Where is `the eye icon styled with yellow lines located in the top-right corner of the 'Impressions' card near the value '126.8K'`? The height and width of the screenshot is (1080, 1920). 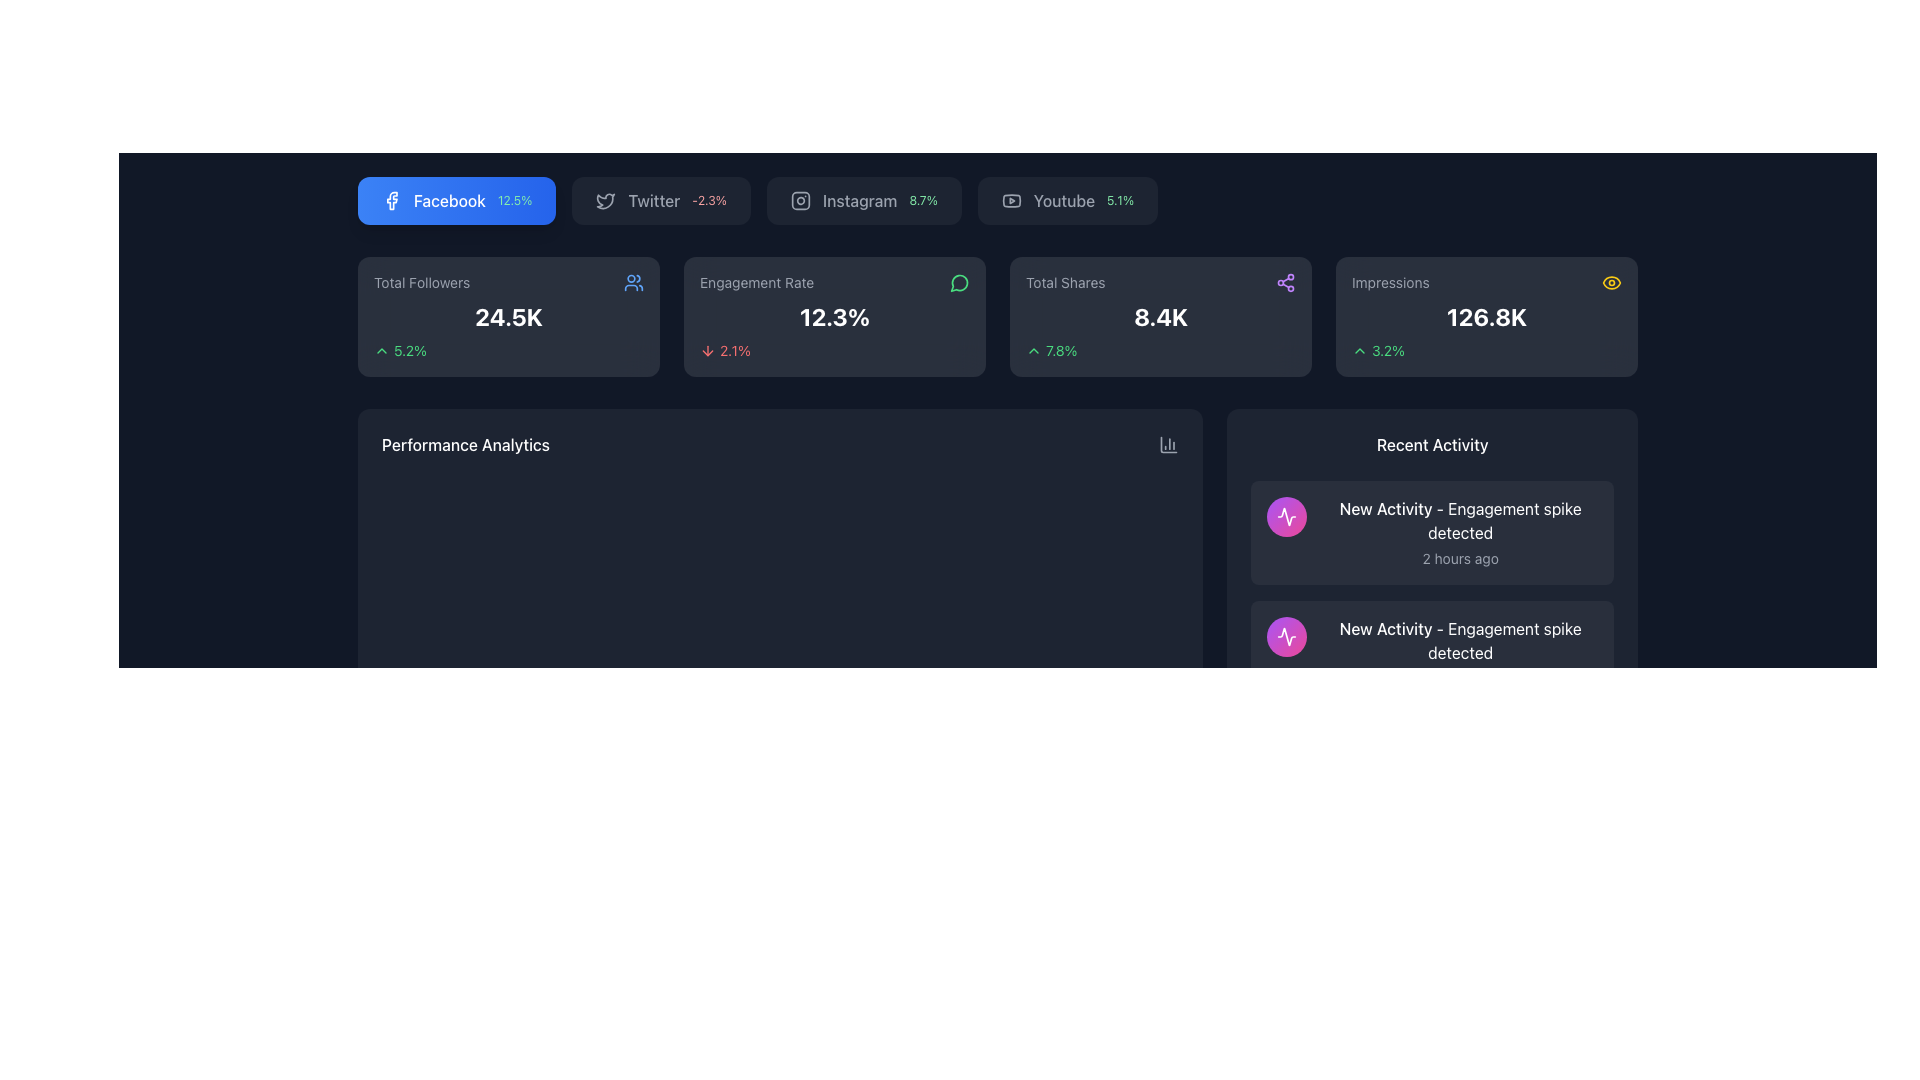
the eye icon styled with yellow lines located in the top-right corner of the 'Impressions' card near the value '126.8K' is located at coordinates (1612, 282).